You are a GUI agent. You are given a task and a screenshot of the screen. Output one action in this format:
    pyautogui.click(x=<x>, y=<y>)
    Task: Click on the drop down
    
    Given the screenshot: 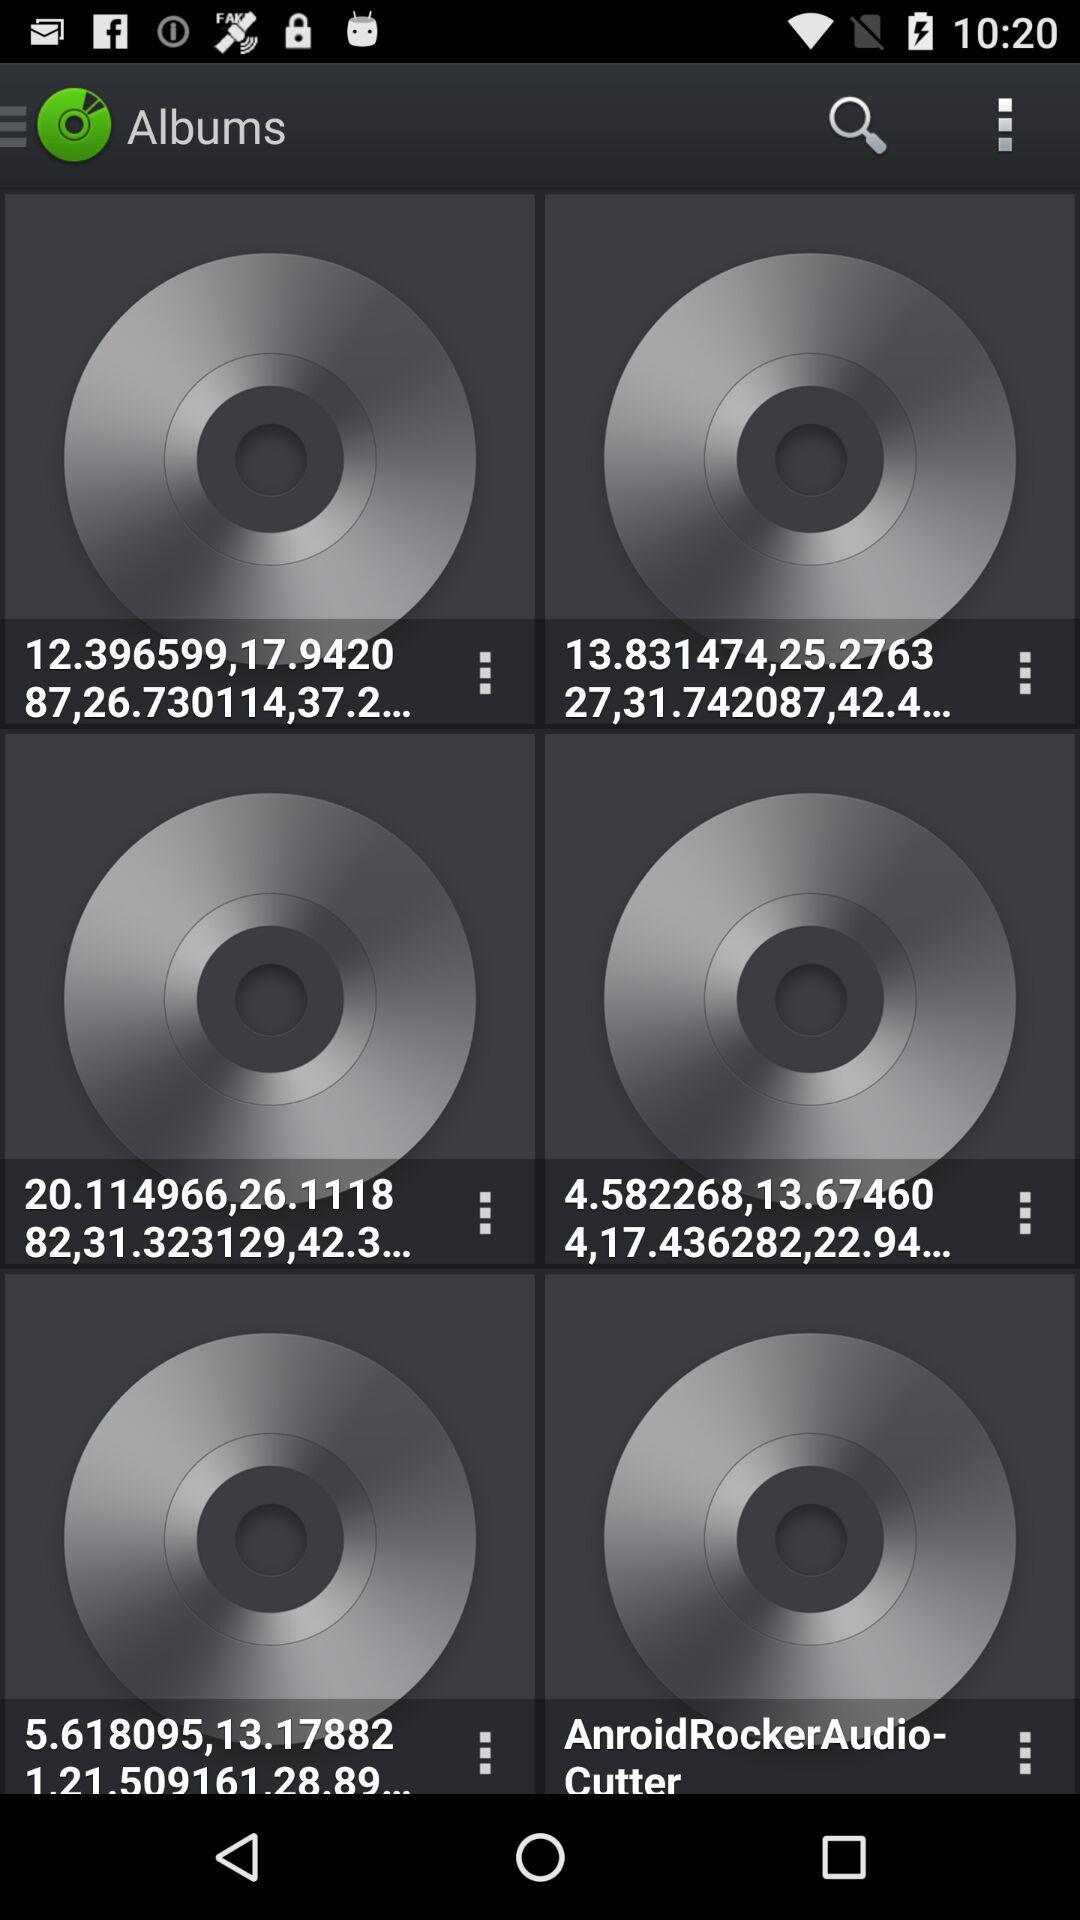 What is the action you would take?
    pyautogui.click(x=1024, y=1212)
    